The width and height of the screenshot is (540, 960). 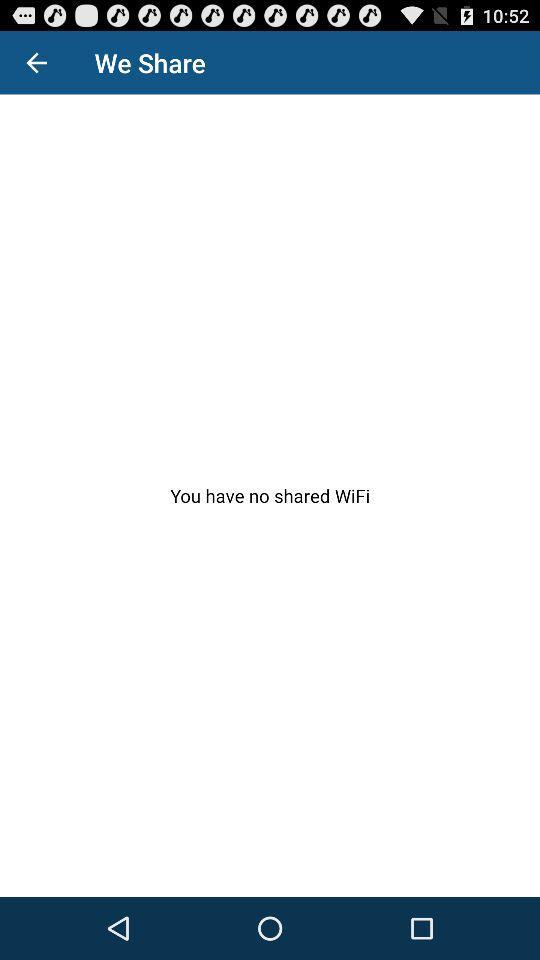 What do you see at coordinates (36, 62) in the screenshot?
I see `the item above you have no` at bounding box center [36, 62].